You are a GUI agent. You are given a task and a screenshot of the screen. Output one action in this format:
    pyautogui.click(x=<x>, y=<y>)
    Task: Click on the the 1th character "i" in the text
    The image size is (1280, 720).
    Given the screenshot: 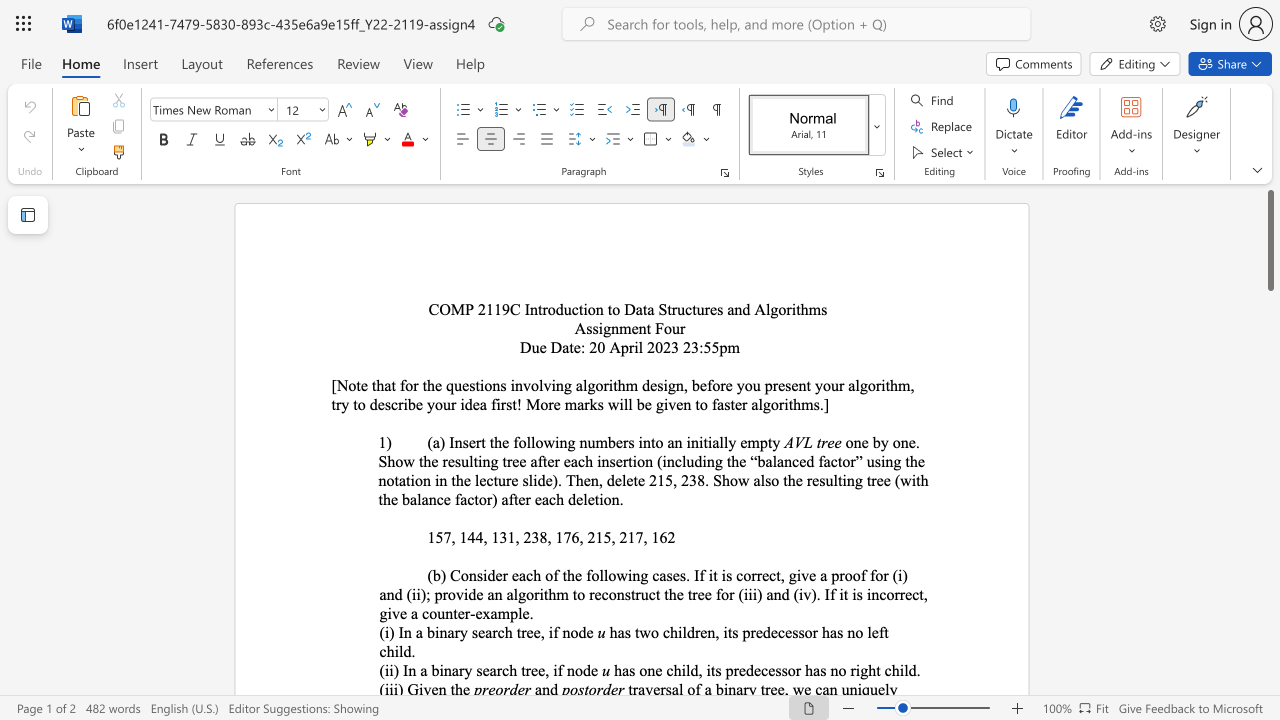 What is the action you would take?
    pyautogui.click(x=635, y=346)
    